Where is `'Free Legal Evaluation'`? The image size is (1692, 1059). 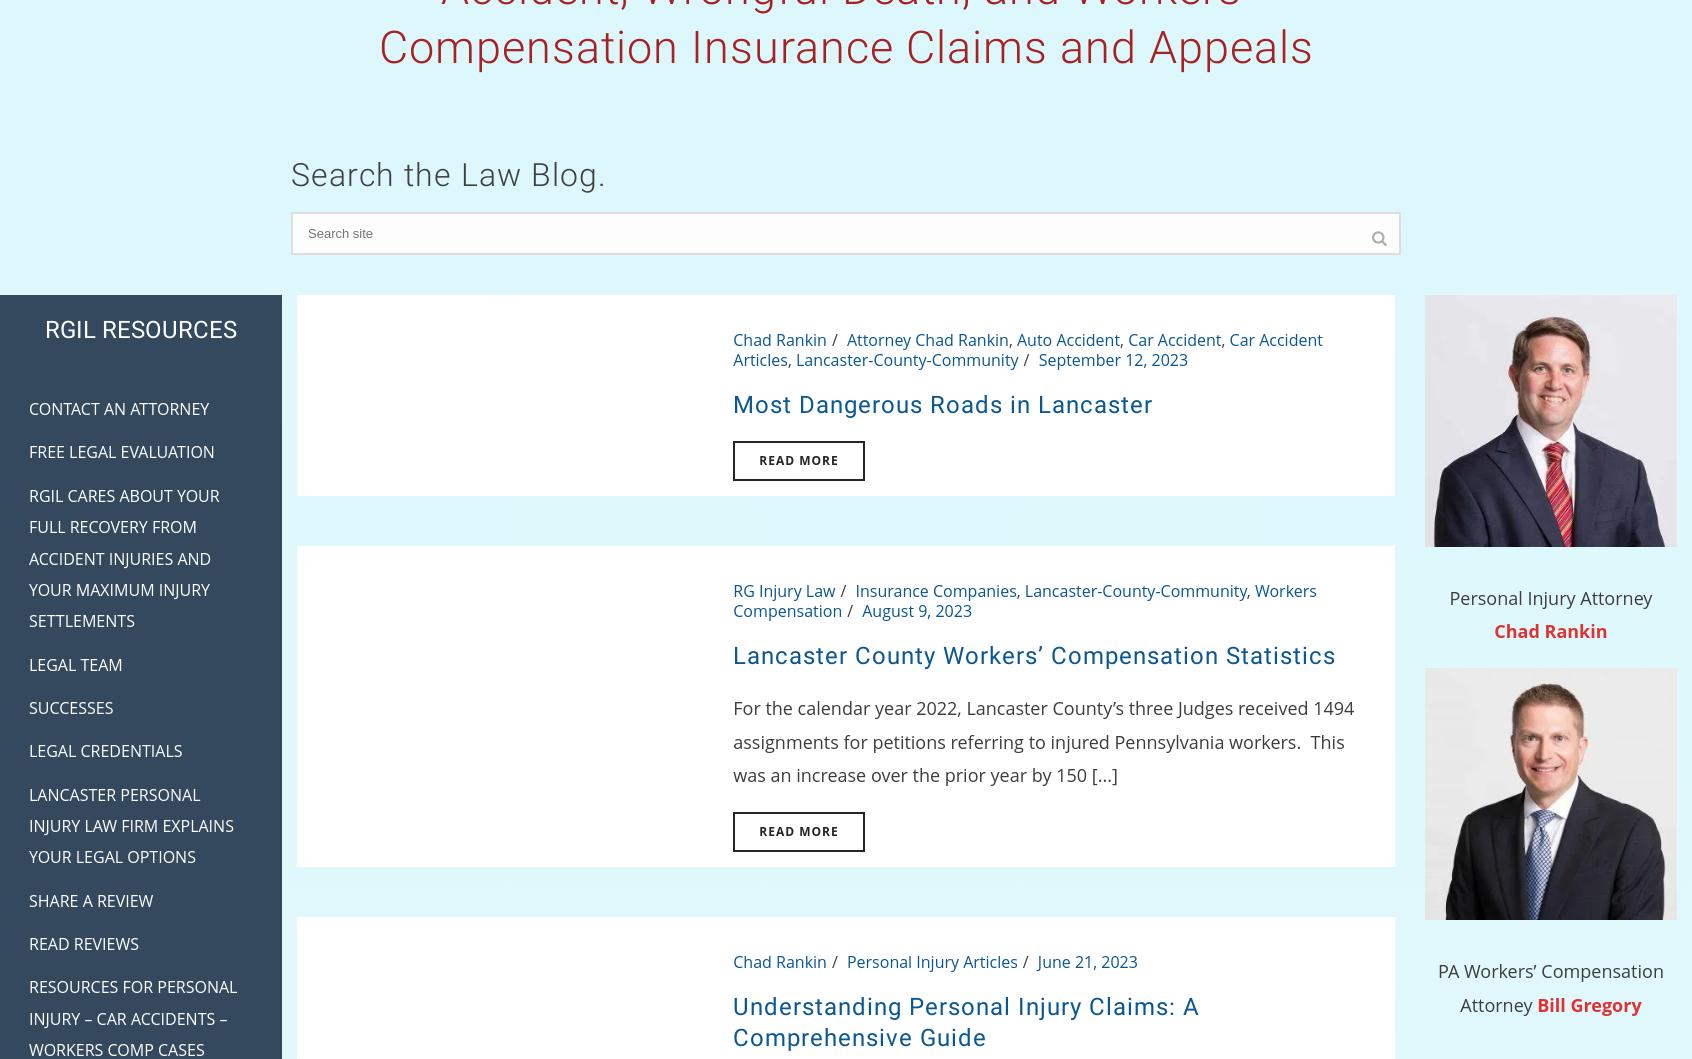
'Free Legal Evaluation' is located at coordinates (27, 451).